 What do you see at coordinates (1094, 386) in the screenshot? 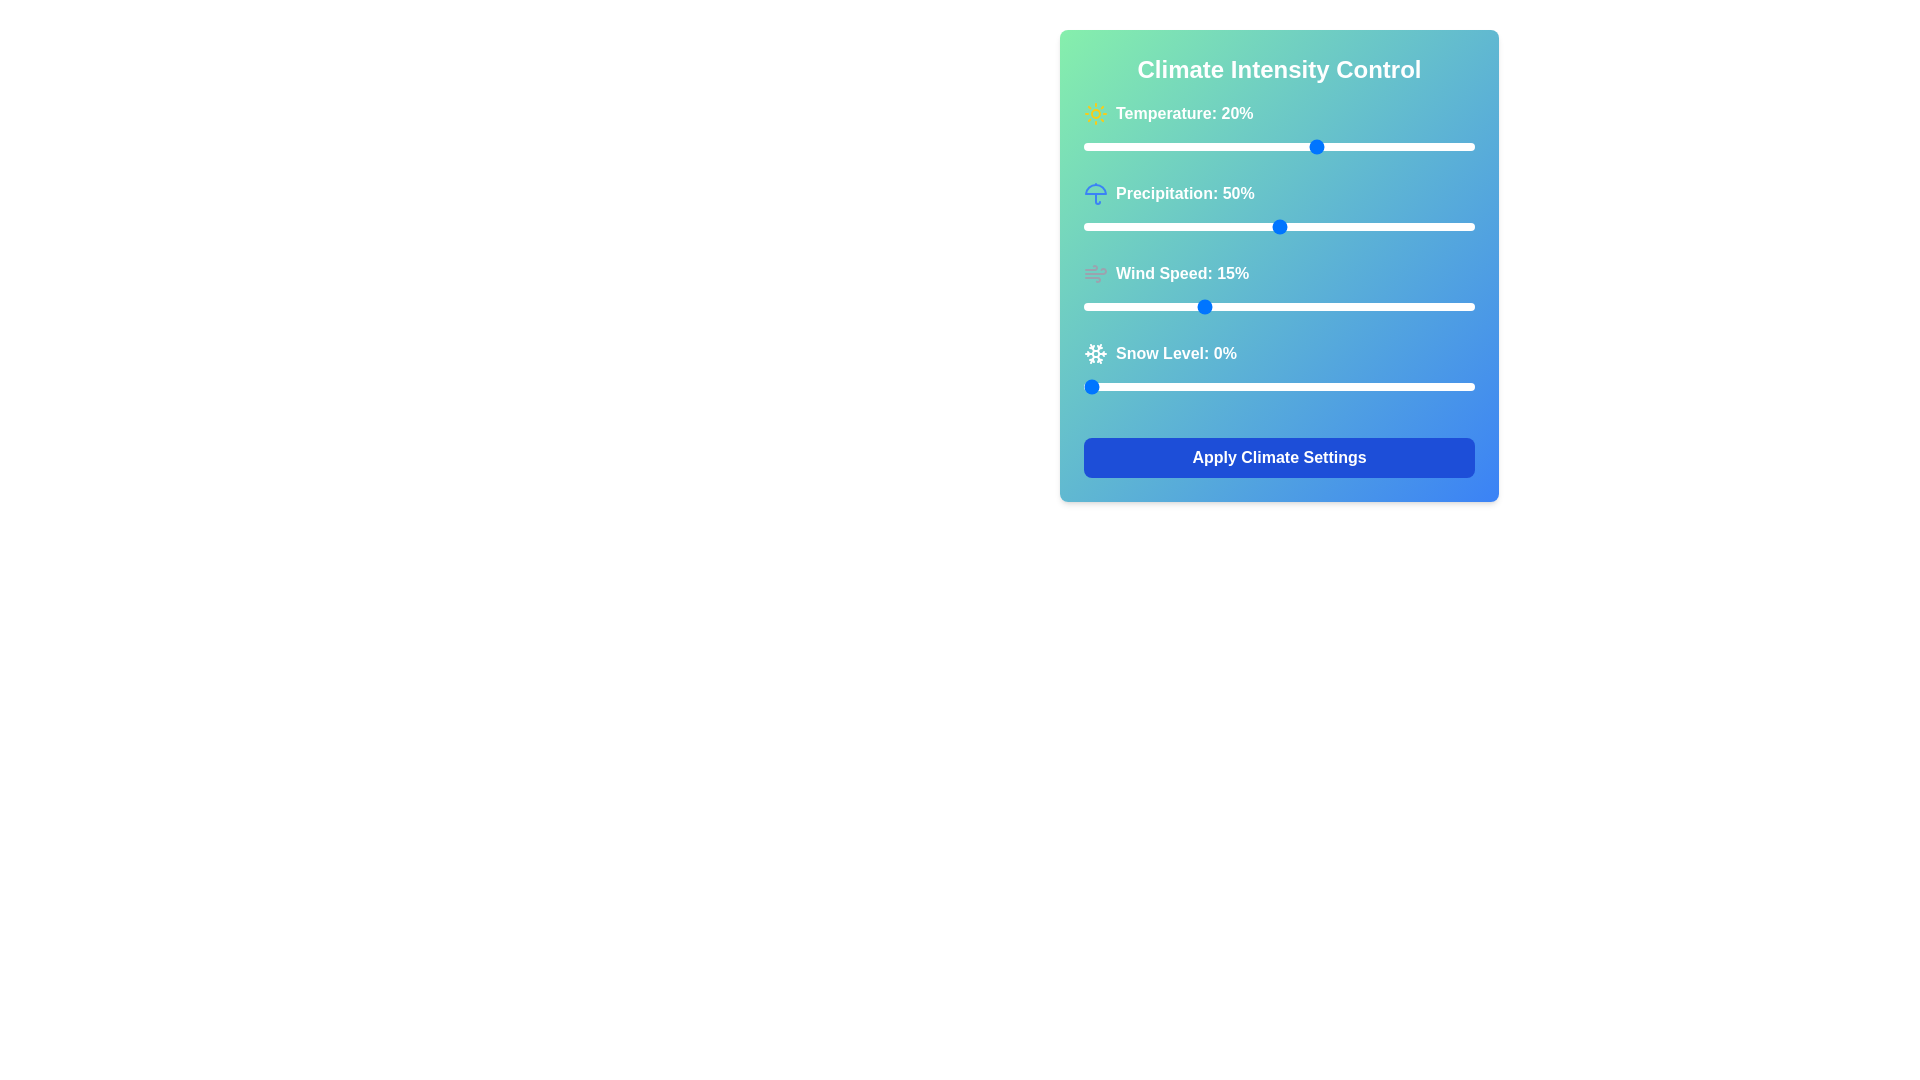
I see `the snow level` at bounding box center [1094, 386].